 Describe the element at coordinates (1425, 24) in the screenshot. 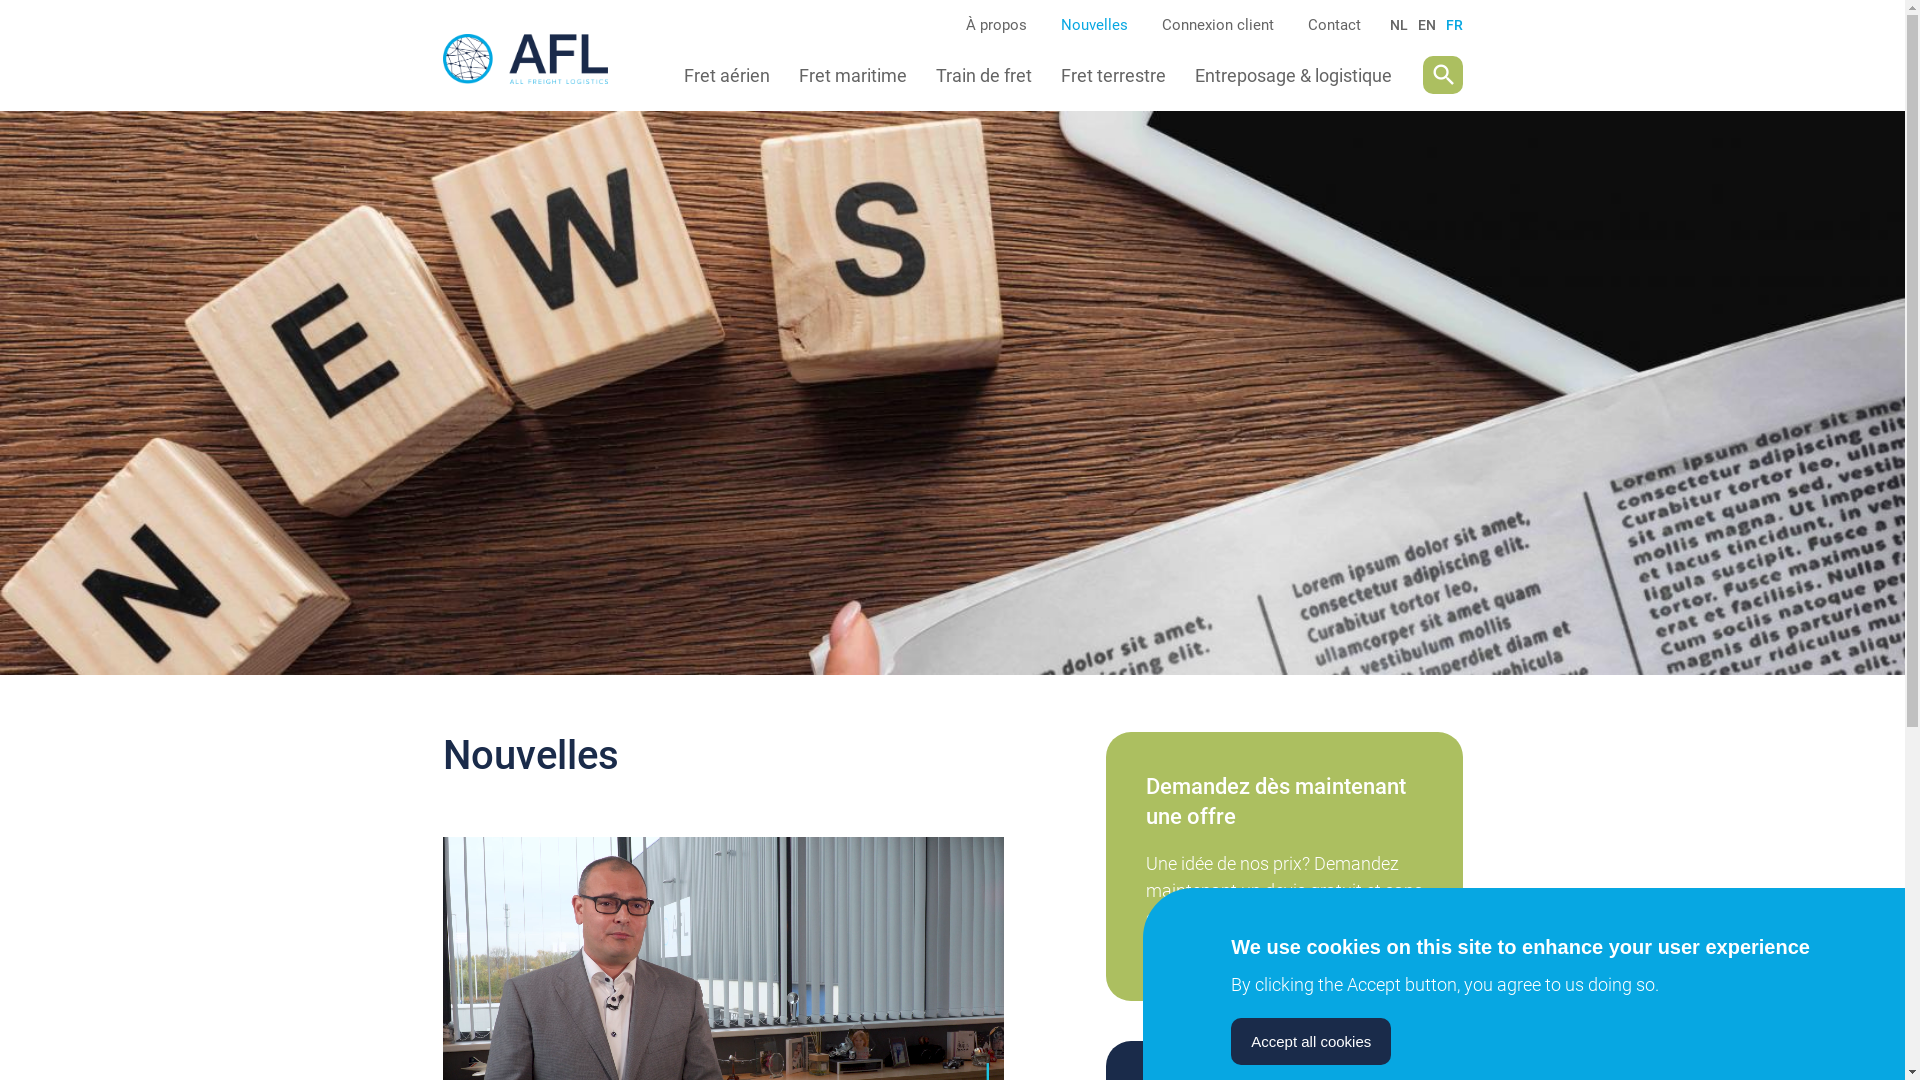

I see `'EN'` at that location.